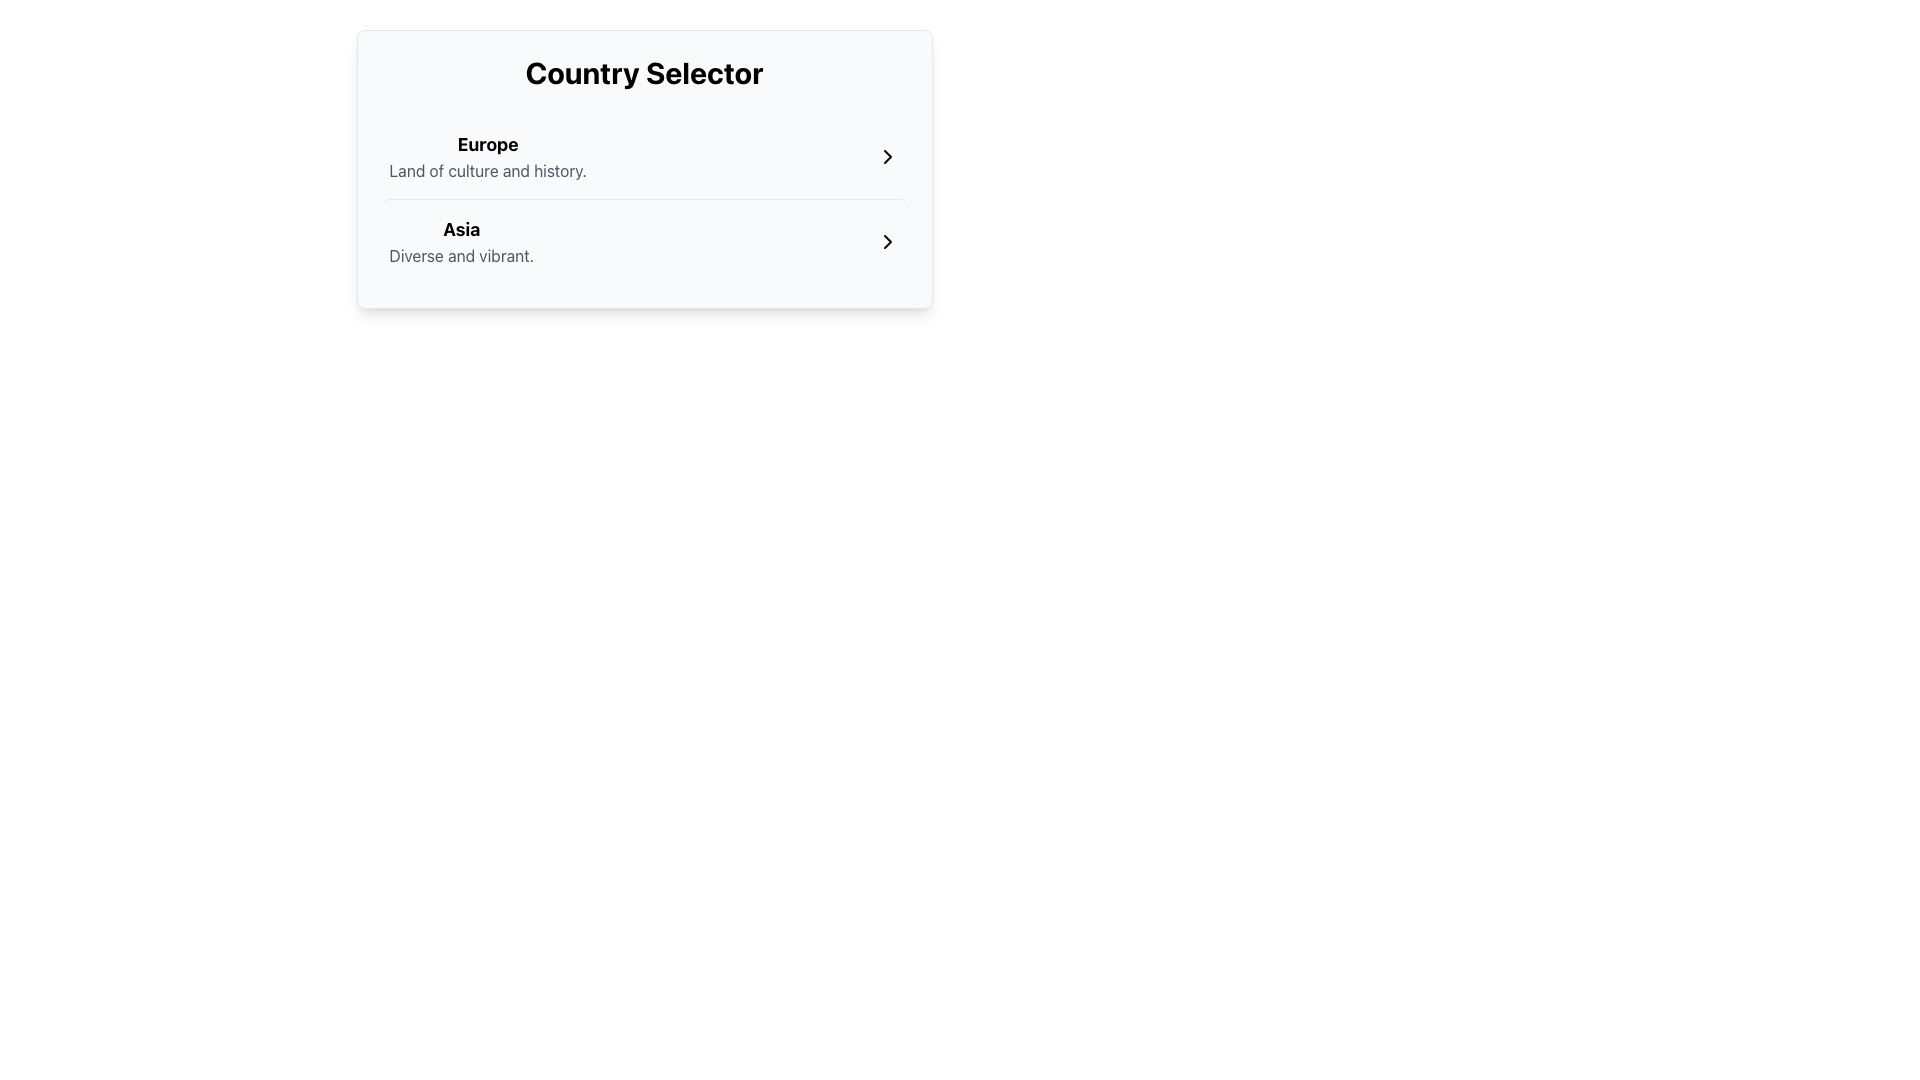  I want to click on the list item titled 'Asia' with the subtitle 'Diverse and vibrant.', so click(644, 240).